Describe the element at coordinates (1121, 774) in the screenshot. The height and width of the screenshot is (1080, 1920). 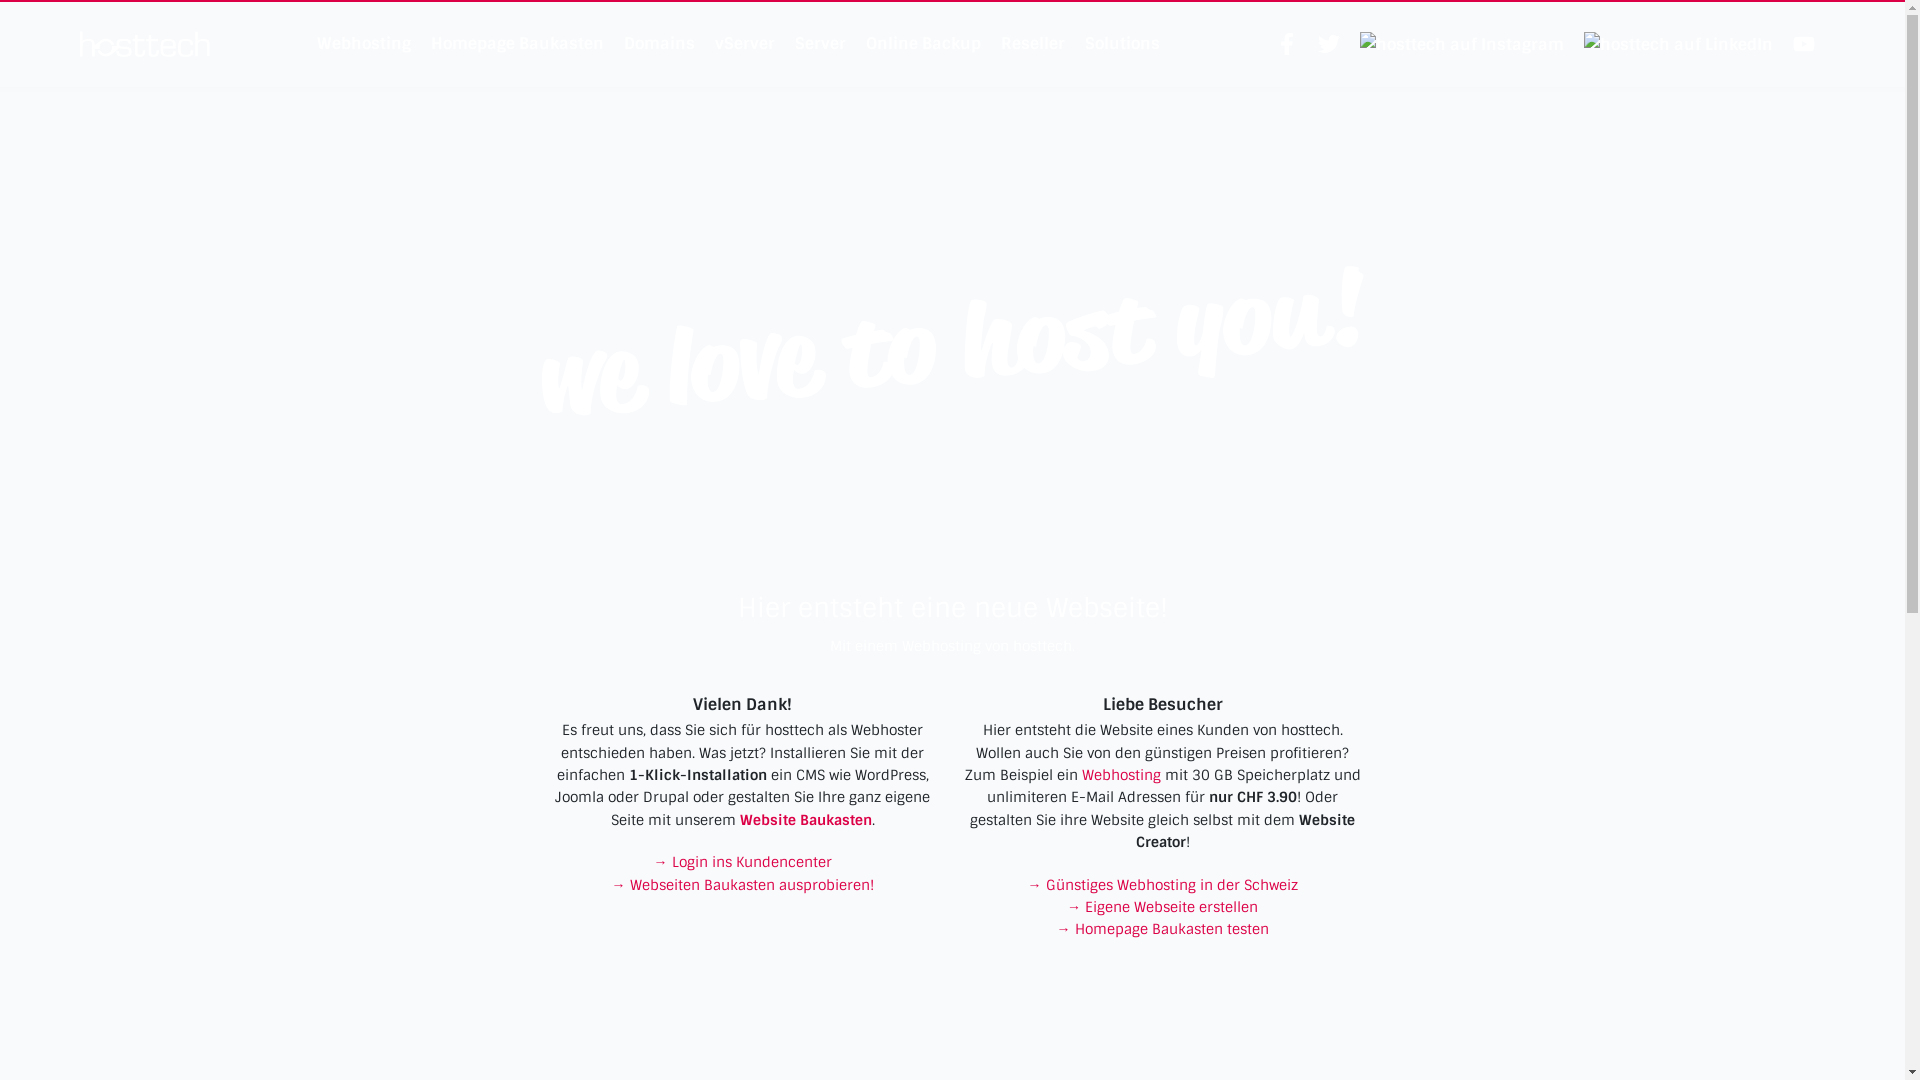
I see `'Webhosting'` at that location.